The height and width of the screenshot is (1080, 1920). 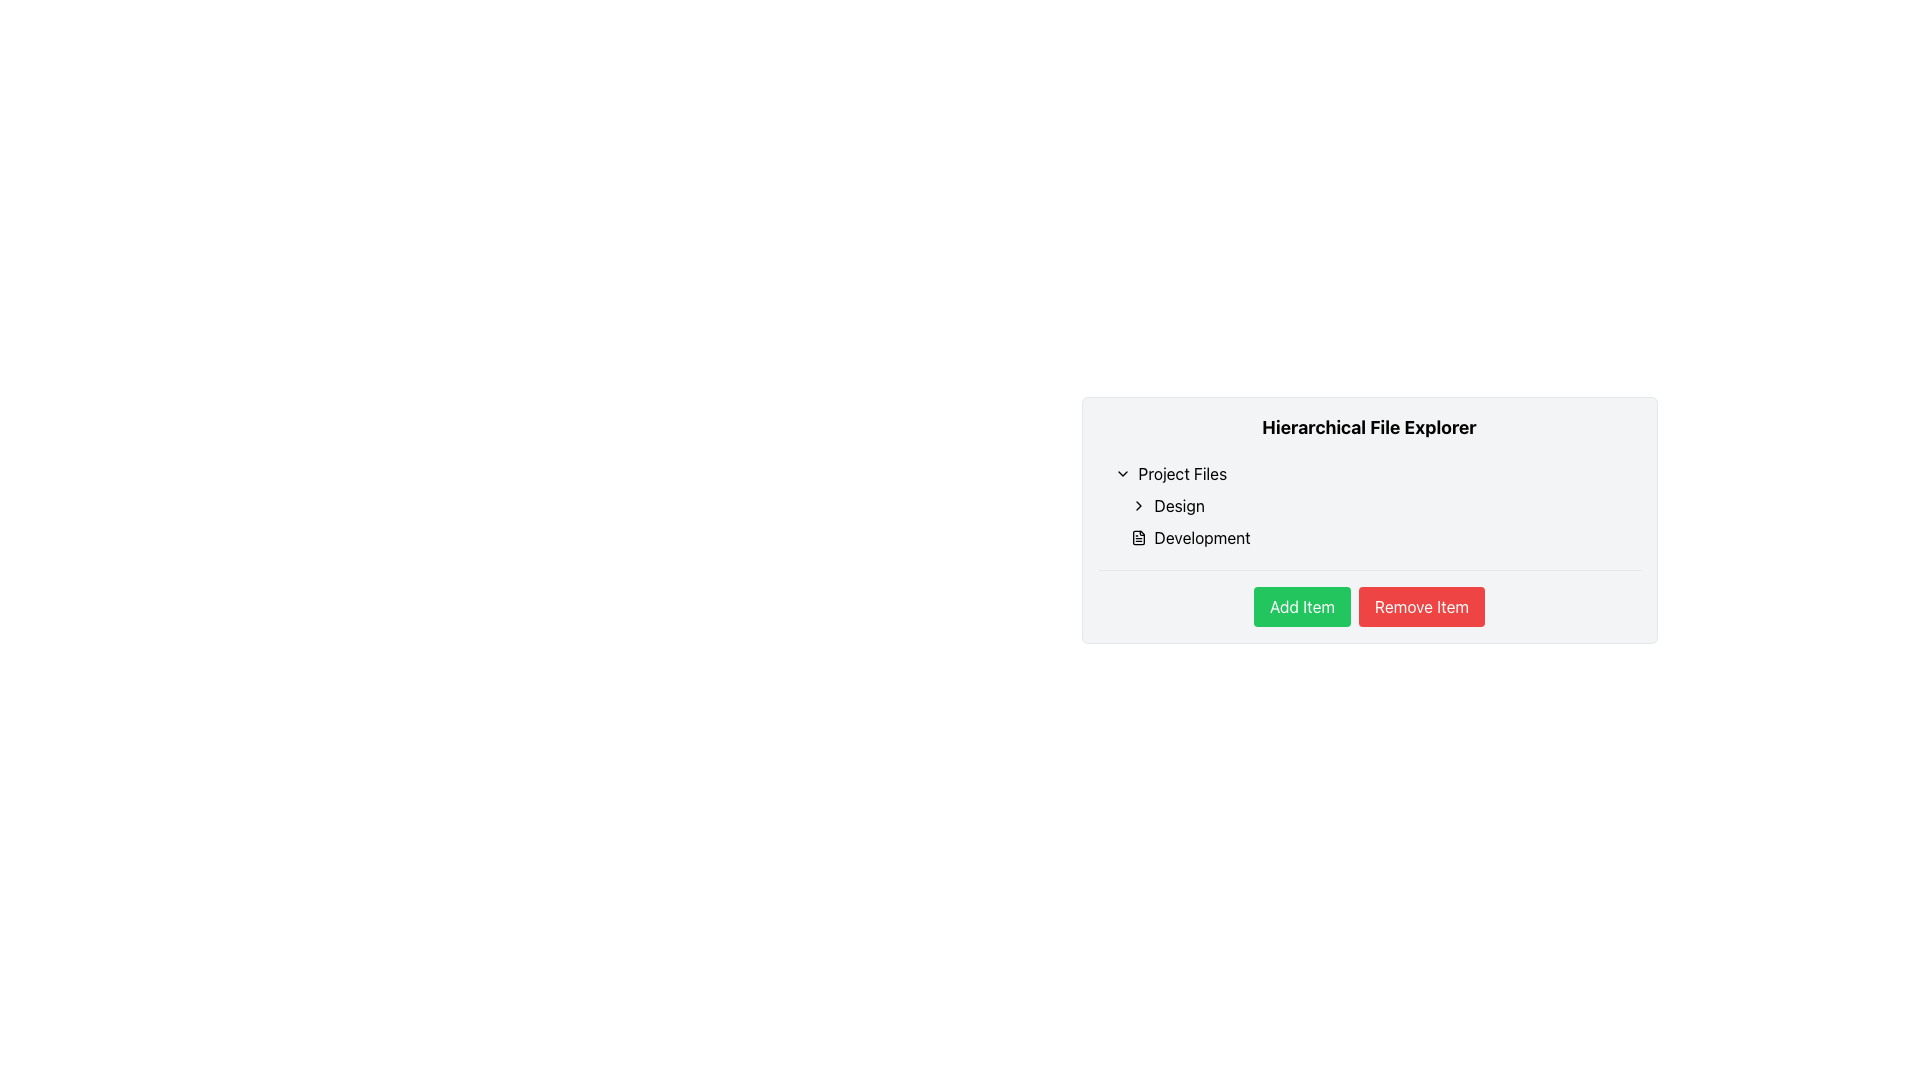 What do you see at coordinates (1420, 605) in the screenshot?
I see `the button that removes an item from the list, located directly to the right of the 'Add Item' button, to change its visual state` at bounding box center [1420, 605].